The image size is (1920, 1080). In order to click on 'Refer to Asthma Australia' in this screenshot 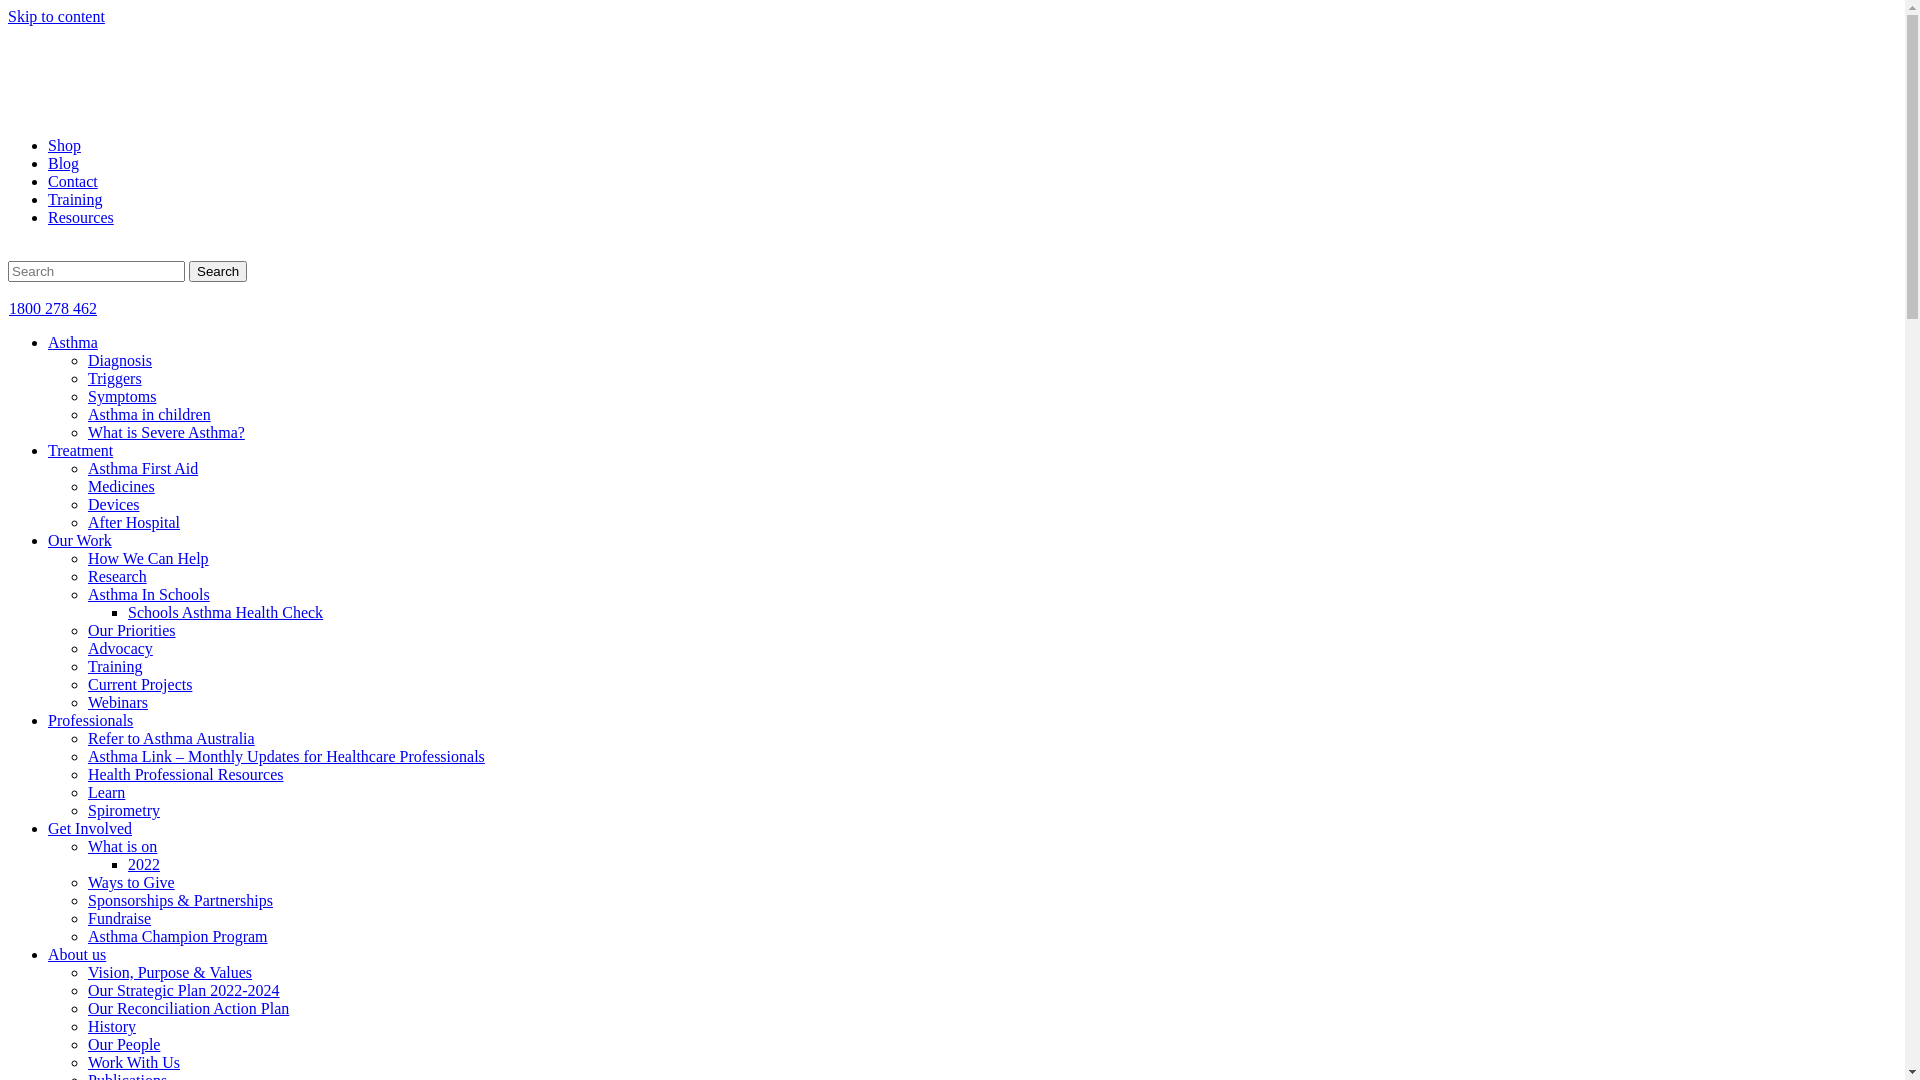, I will do `click(86, 738)`.